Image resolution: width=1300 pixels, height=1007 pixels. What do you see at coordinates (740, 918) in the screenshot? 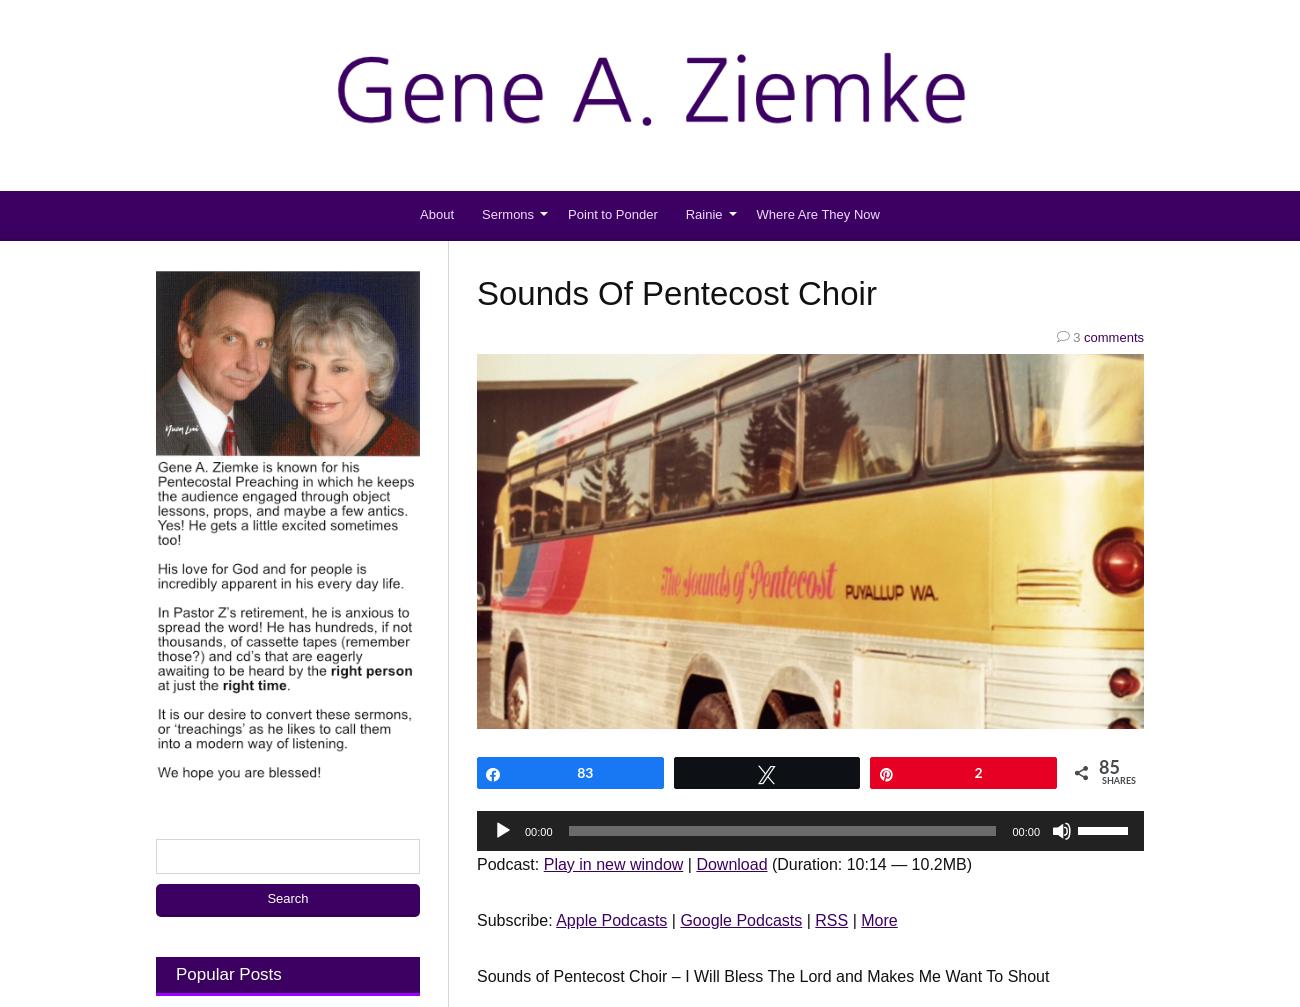
I see `'Google Podcasts'` at bounding box center [740, 918].